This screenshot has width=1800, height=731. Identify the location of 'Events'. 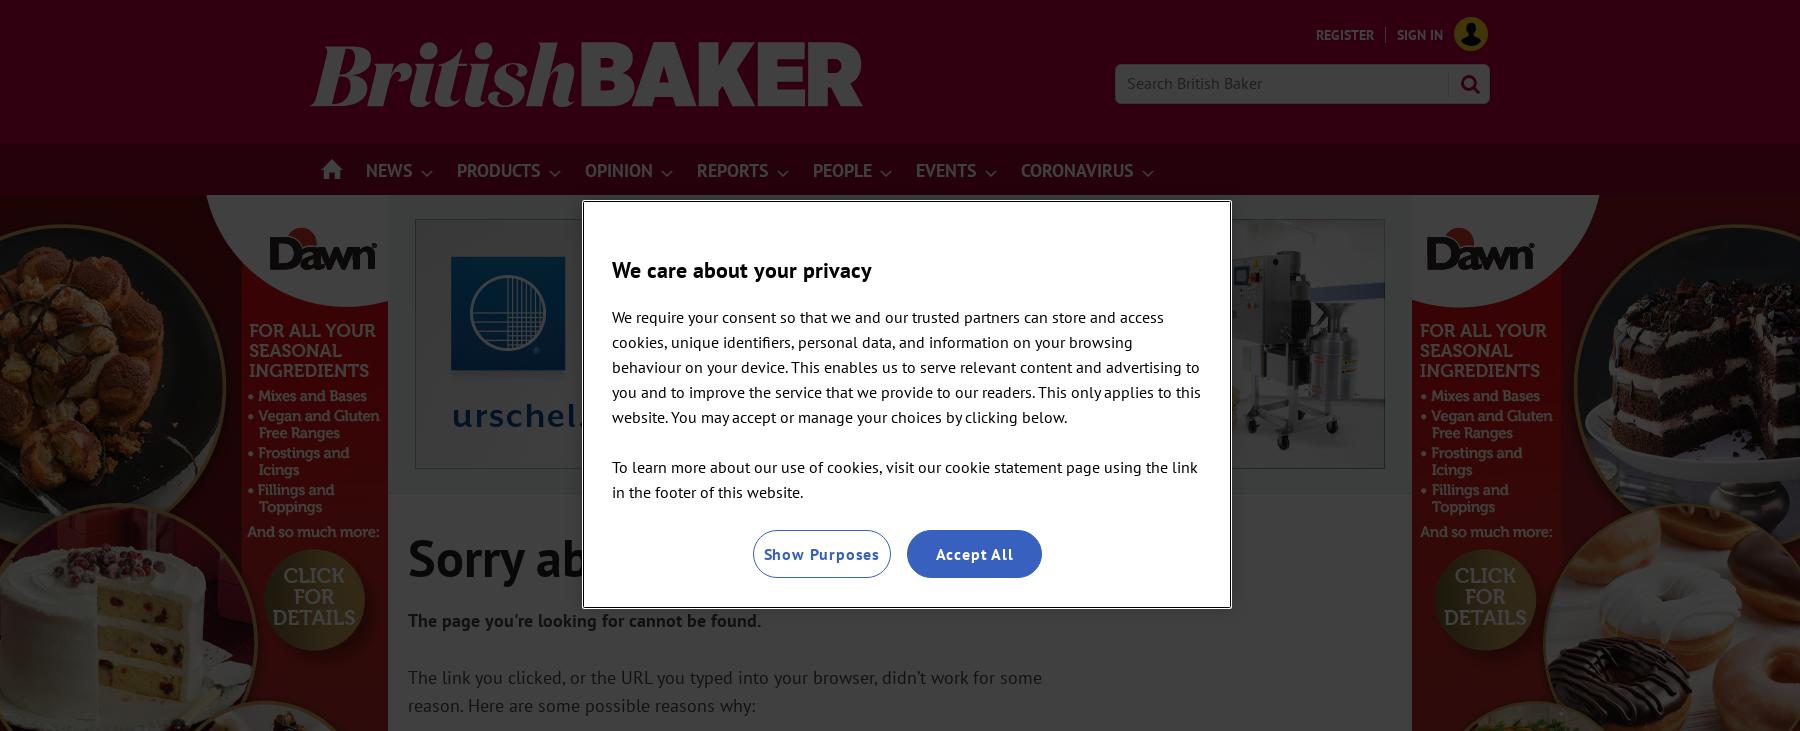
(945, 170).